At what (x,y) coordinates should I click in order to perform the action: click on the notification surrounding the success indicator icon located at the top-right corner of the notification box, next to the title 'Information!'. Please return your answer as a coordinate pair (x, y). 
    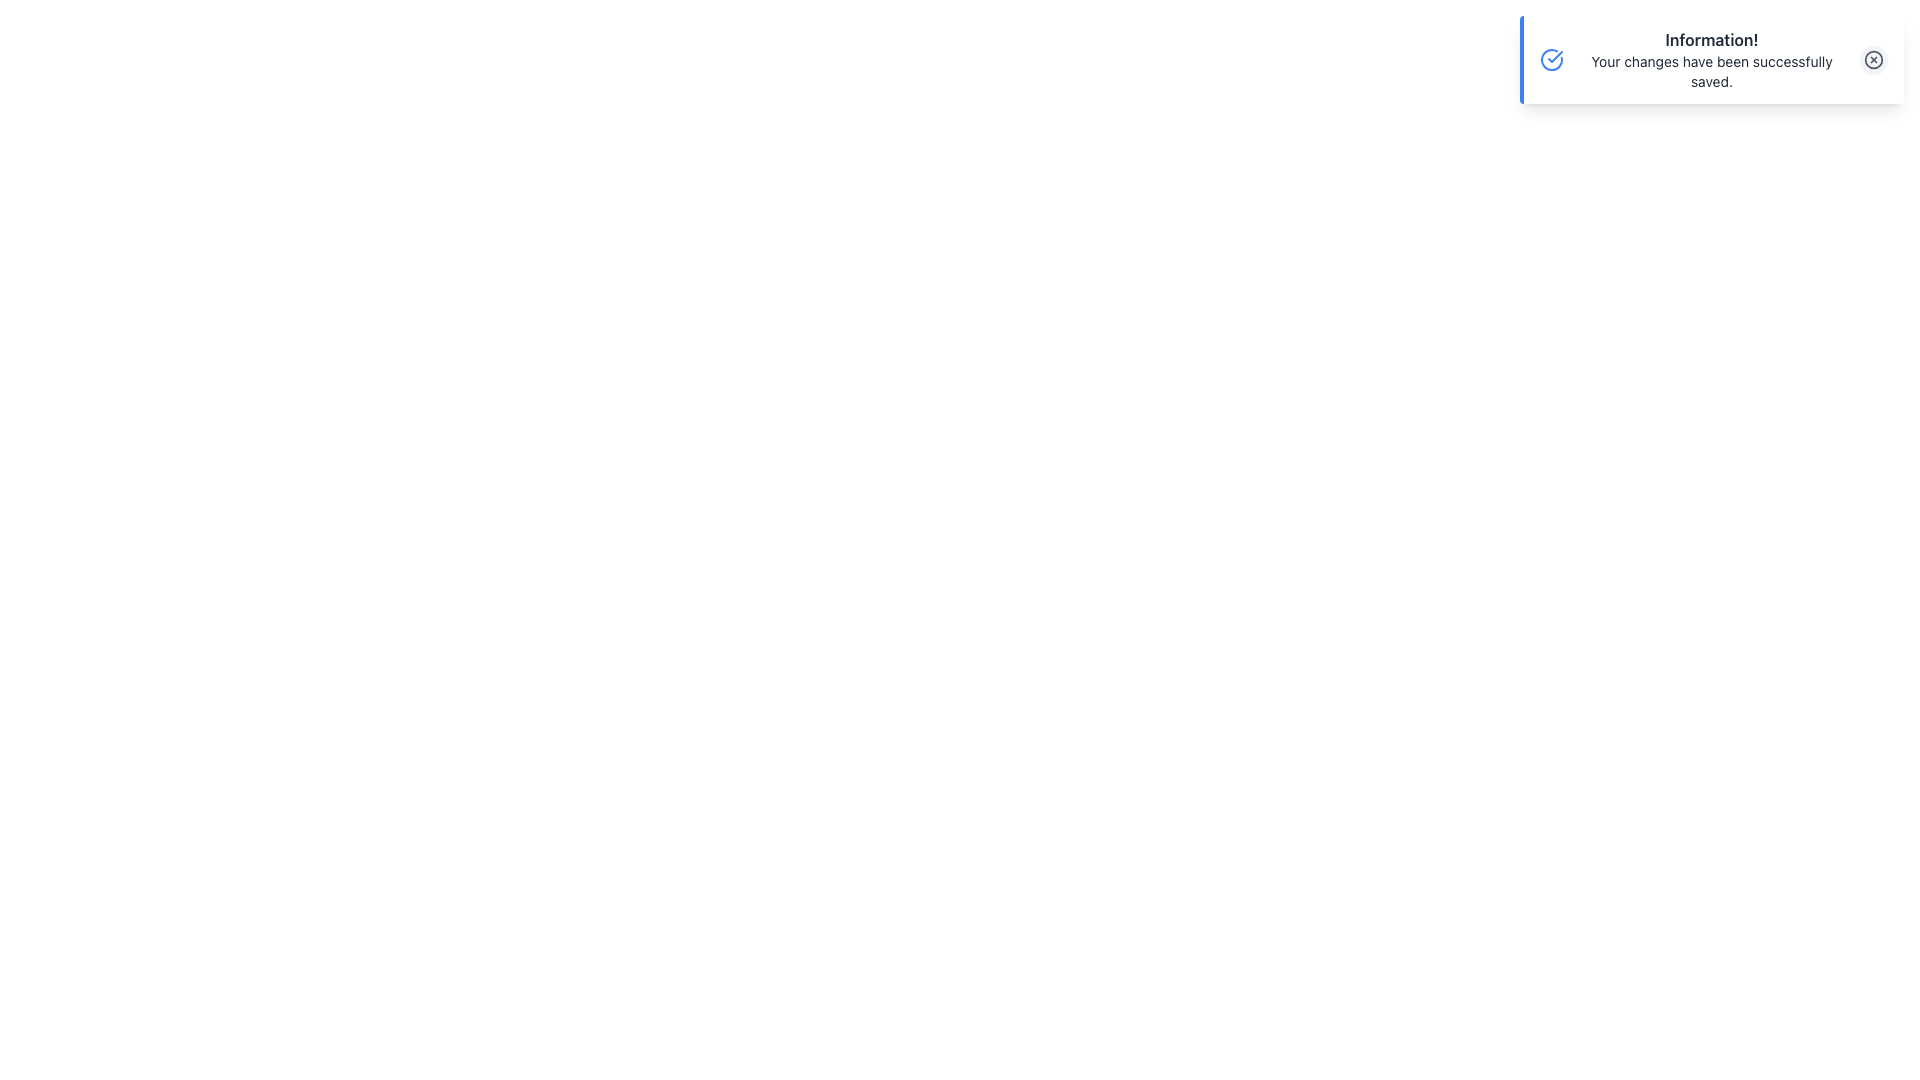
    Looking at the image, I should click on (1550, 59).